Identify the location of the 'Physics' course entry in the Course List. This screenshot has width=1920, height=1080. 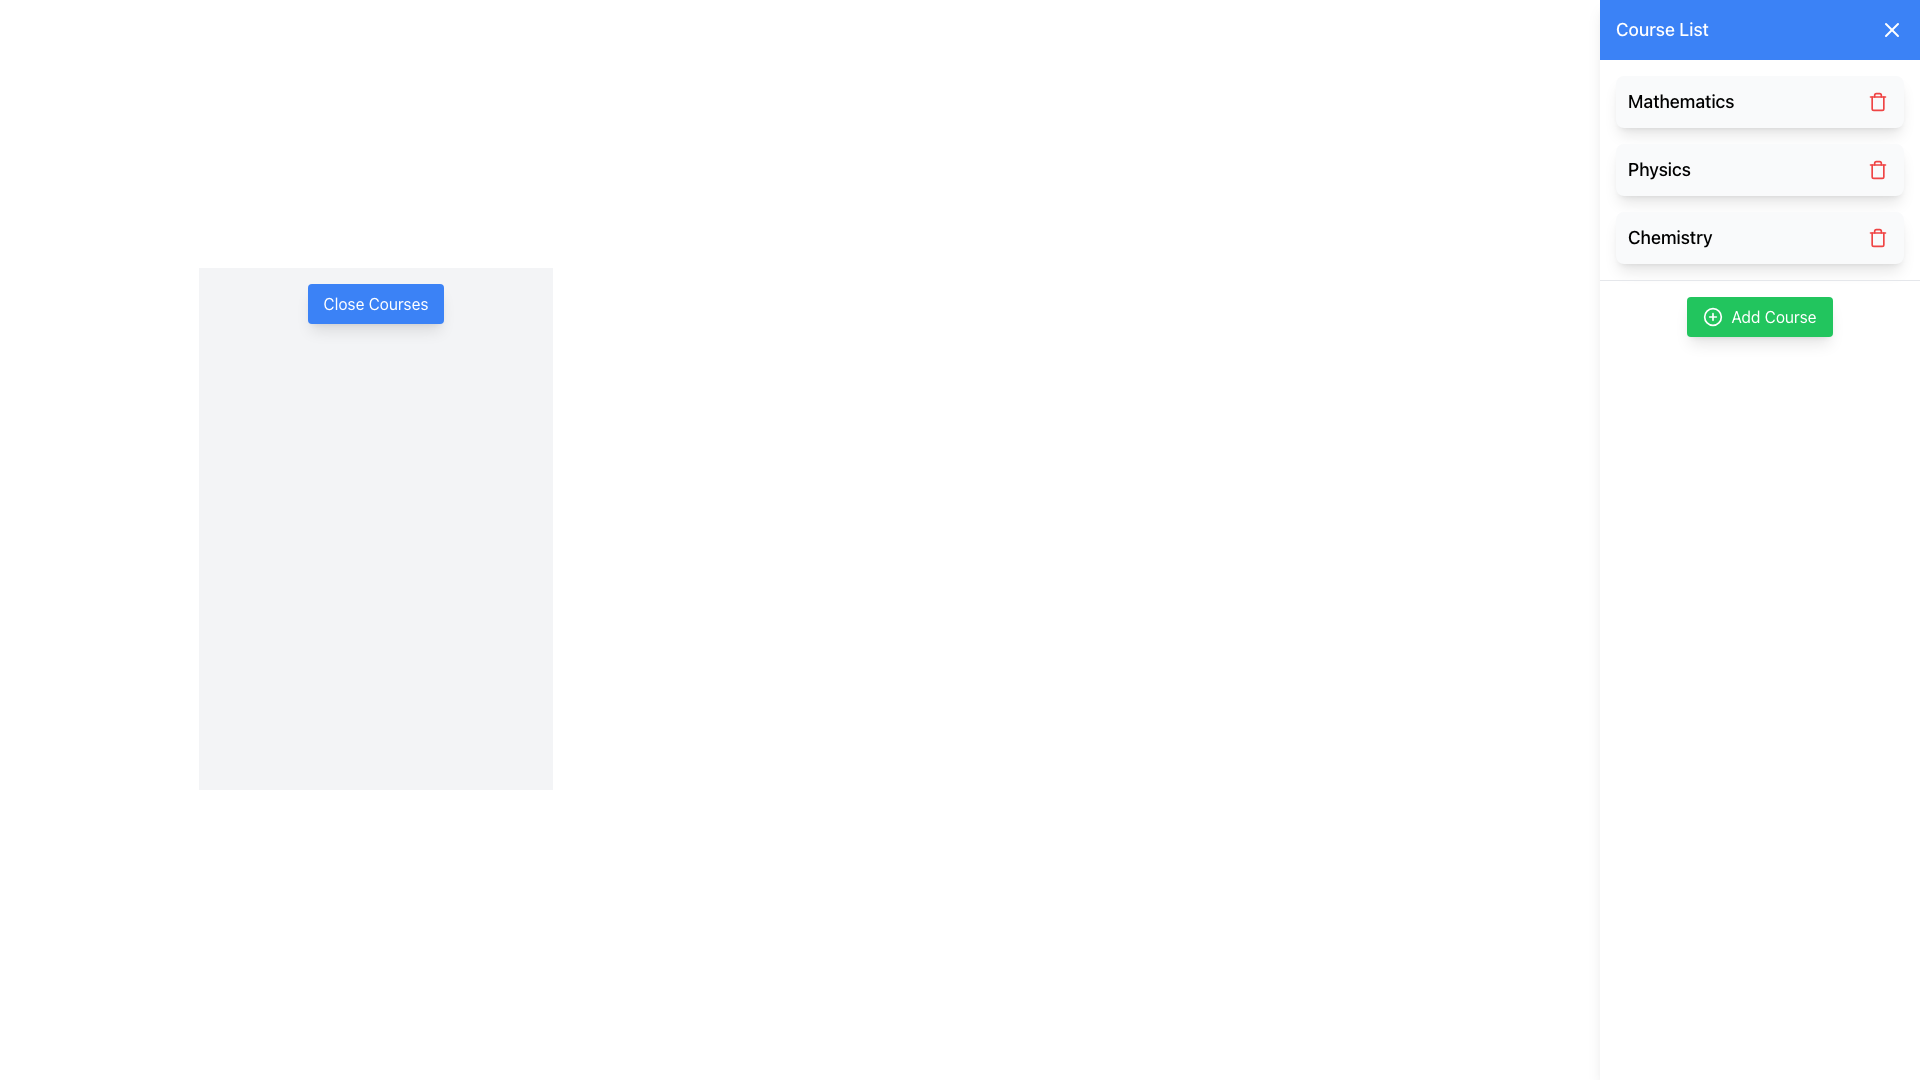
(1760, 168).